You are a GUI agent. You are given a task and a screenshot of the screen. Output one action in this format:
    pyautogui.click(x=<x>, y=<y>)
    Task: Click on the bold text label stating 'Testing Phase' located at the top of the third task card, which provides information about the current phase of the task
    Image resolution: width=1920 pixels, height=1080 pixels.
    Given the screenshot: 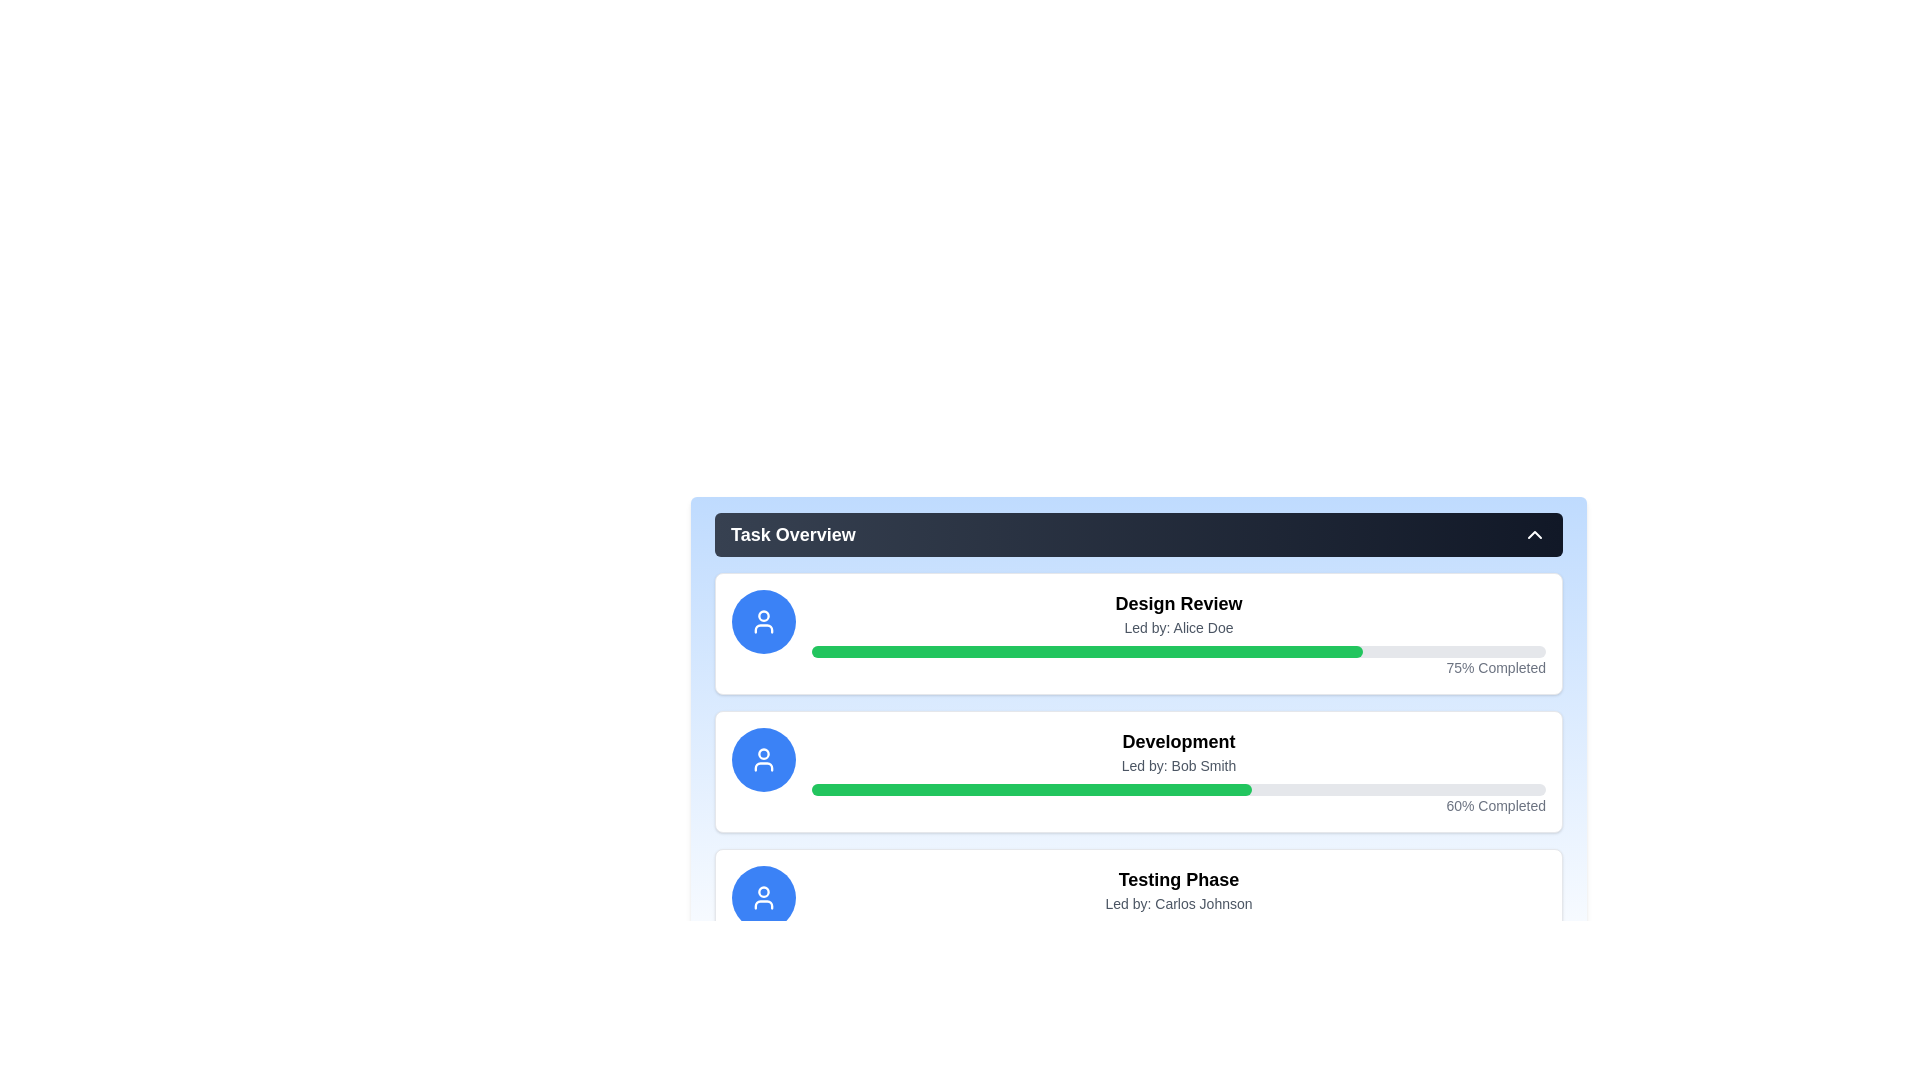 What is the action you would take?
    pyautogui.click(x=1179, y=878)
    